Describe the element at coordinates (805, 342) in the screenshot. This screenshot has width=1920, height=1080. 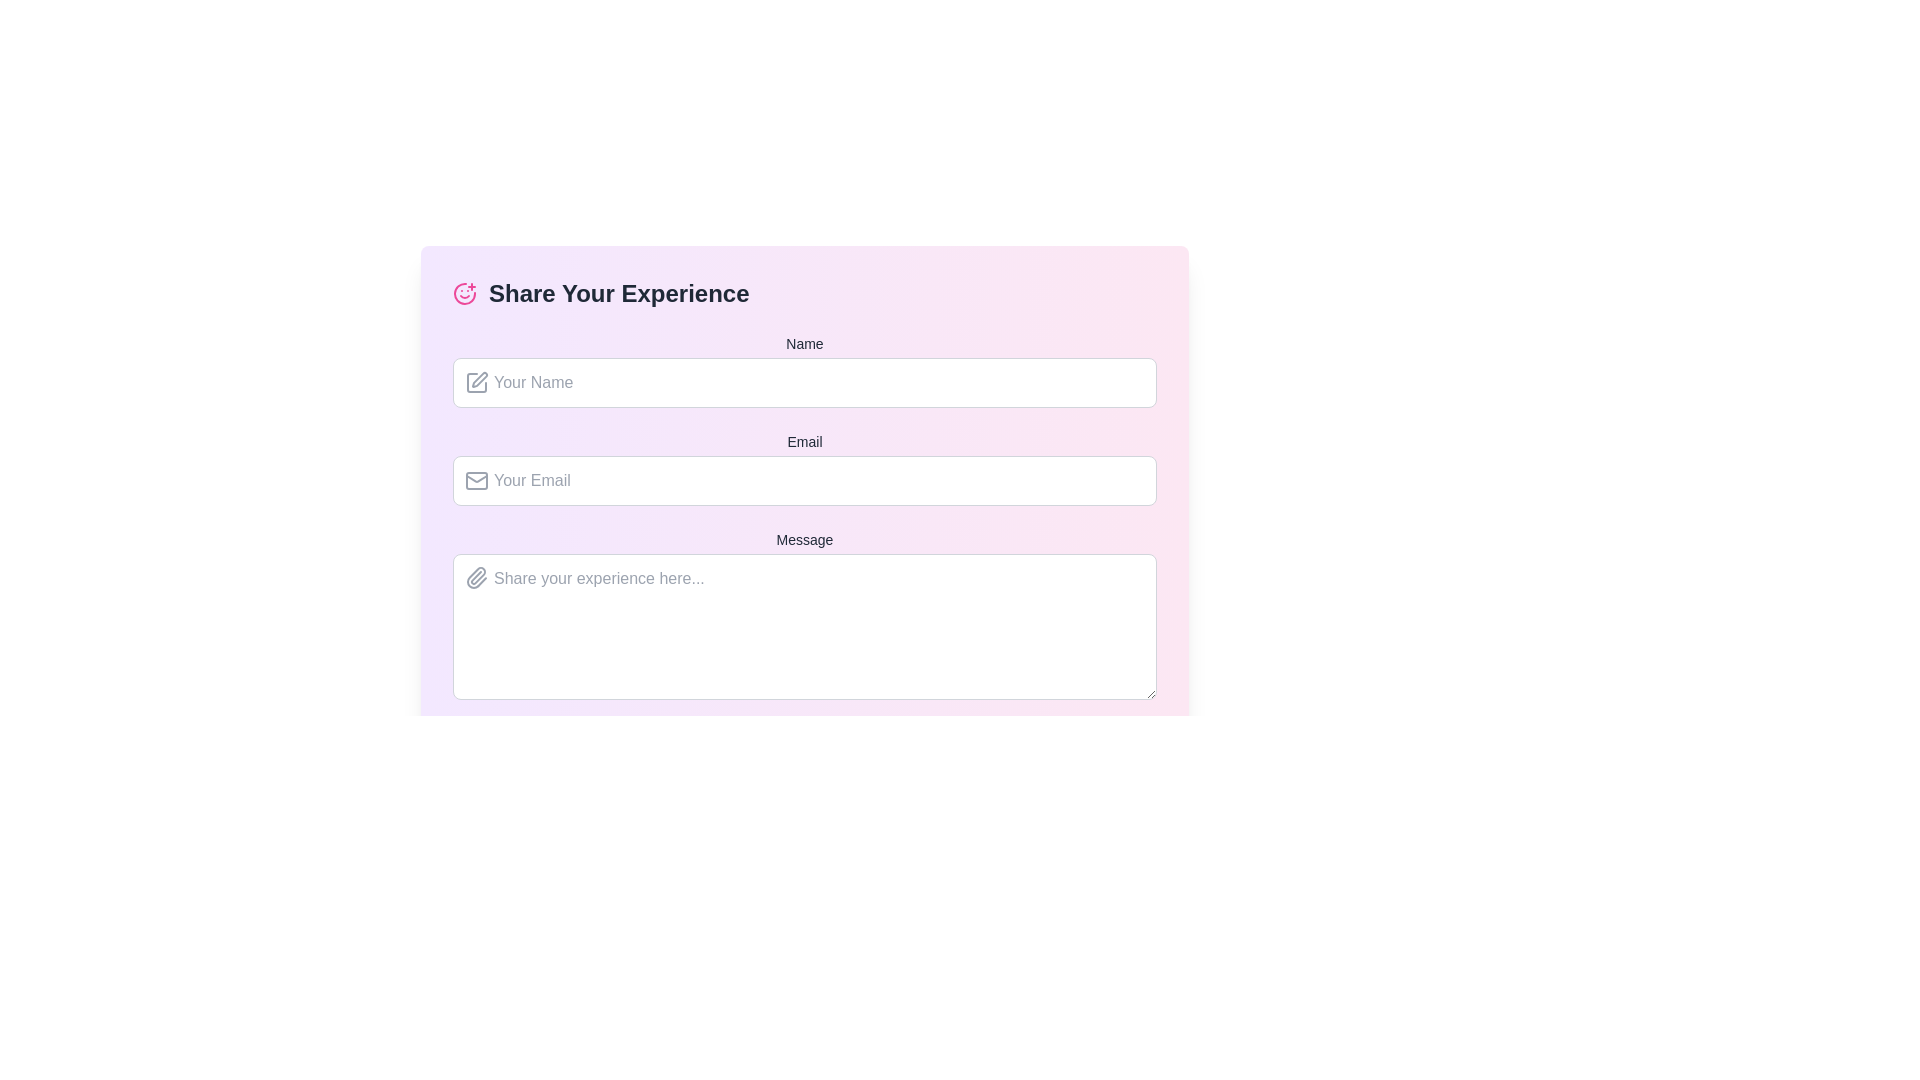
I see `the label that provides context for the input field below, located above the first input field in the form` at that location.